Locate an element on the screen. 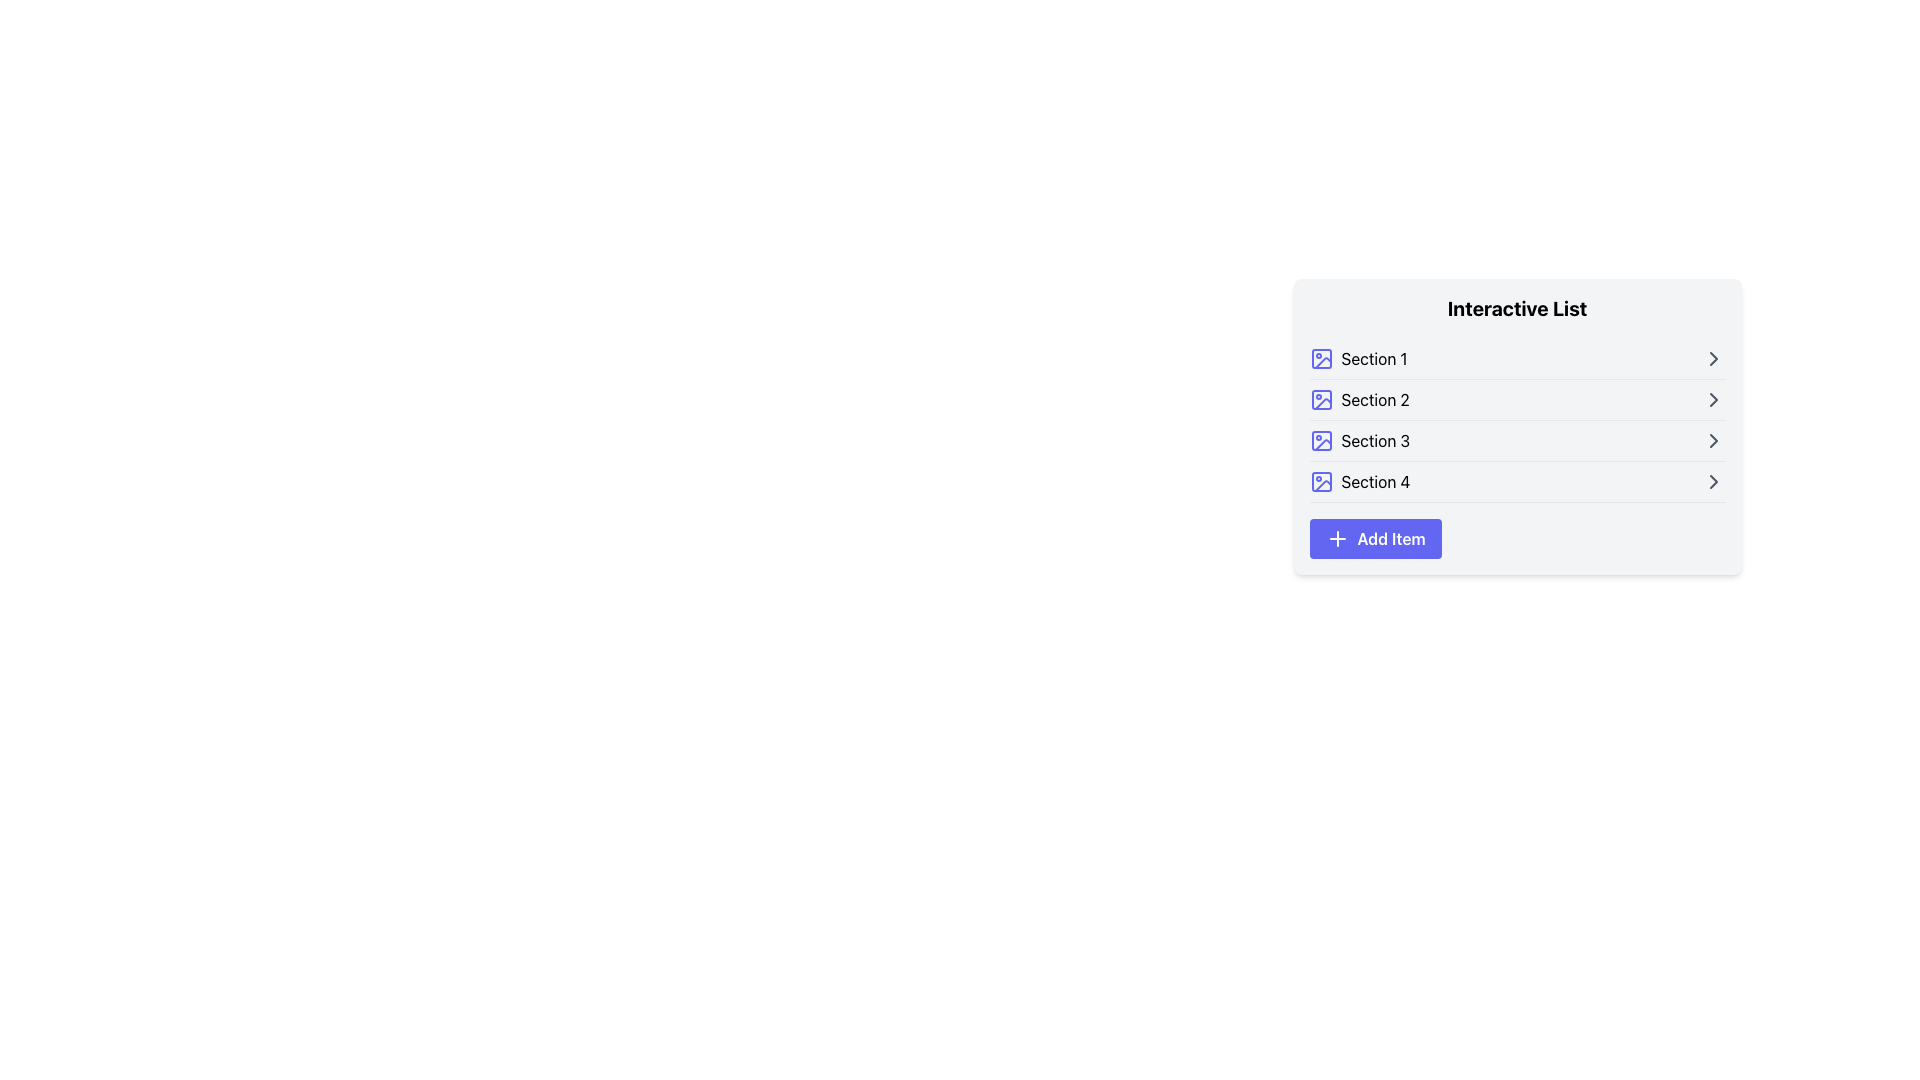 The width and height of the screenshot is (1920, 1080). the icon representing the list item labeled 'Section 2' located to the left of the text label is located at coordinates (1321, 400).